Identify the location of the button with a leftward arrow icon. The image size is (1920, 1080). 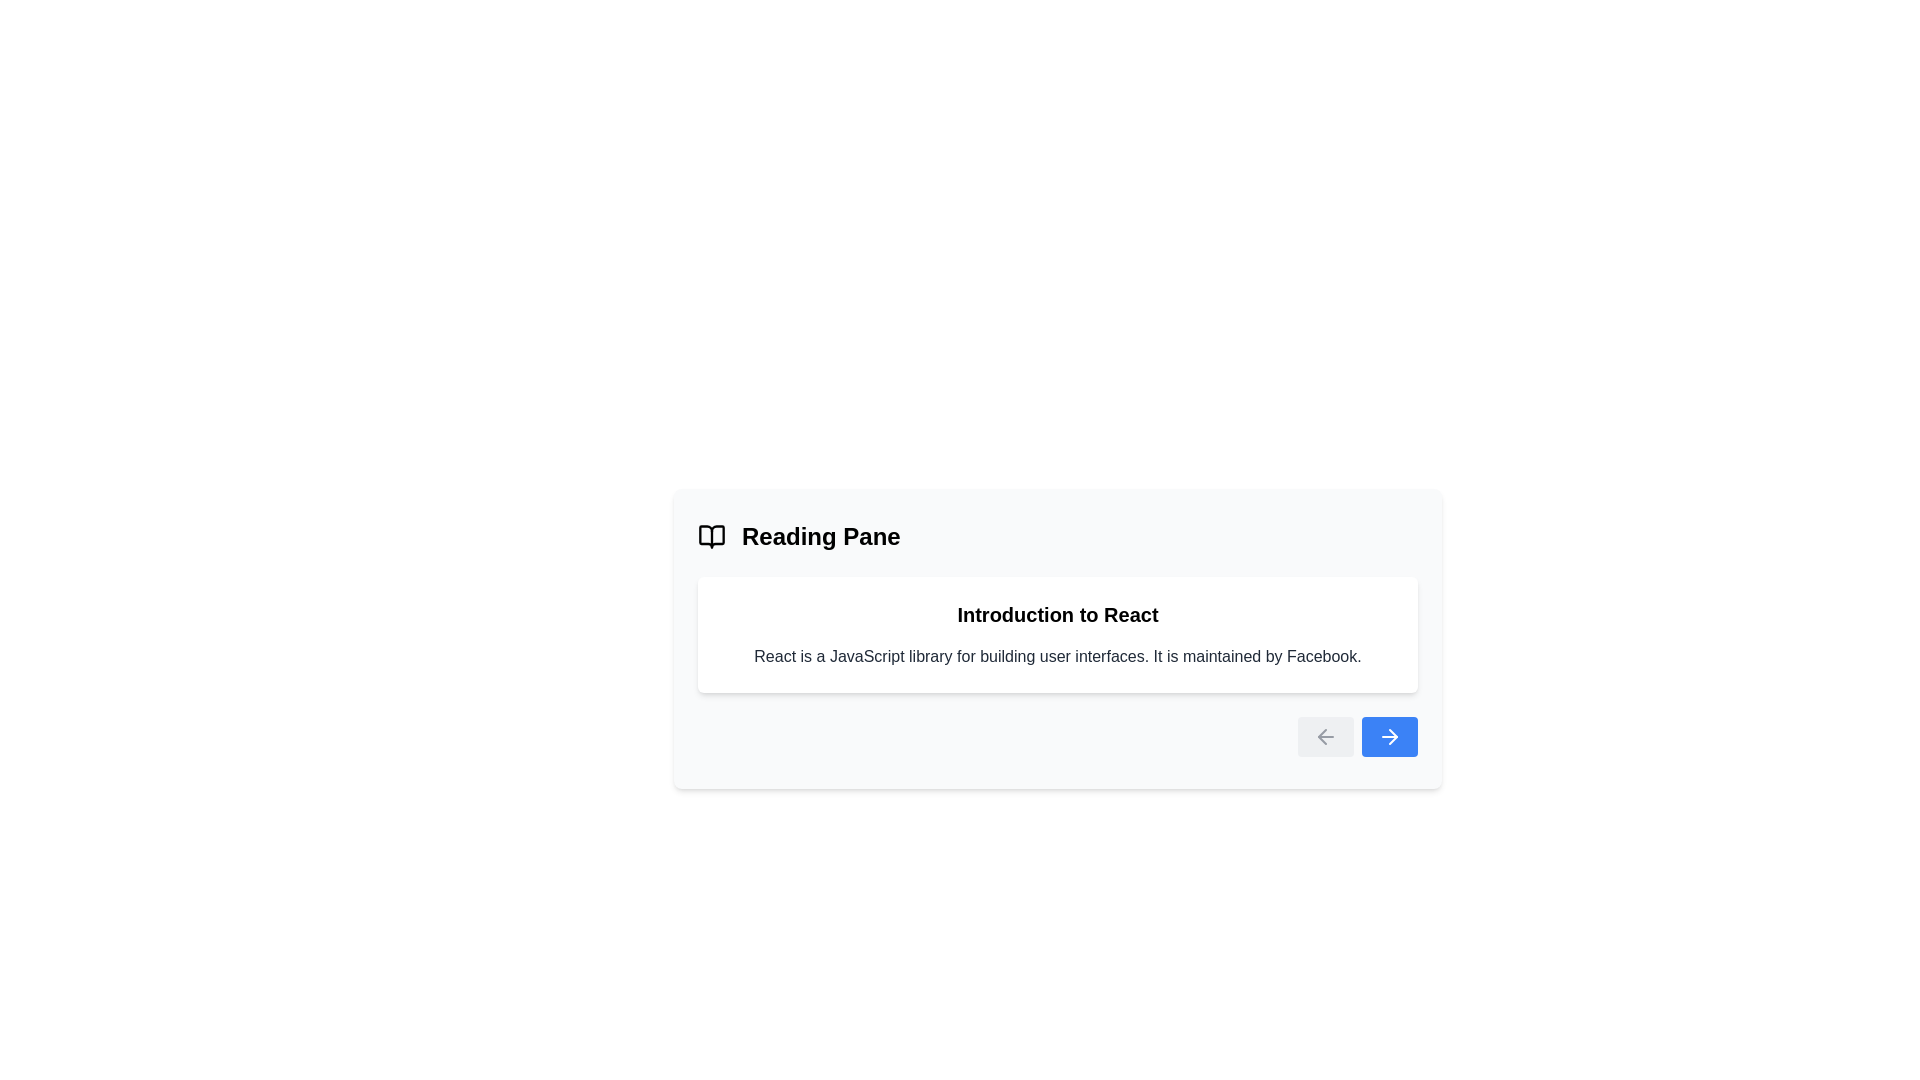
(1325, 736).